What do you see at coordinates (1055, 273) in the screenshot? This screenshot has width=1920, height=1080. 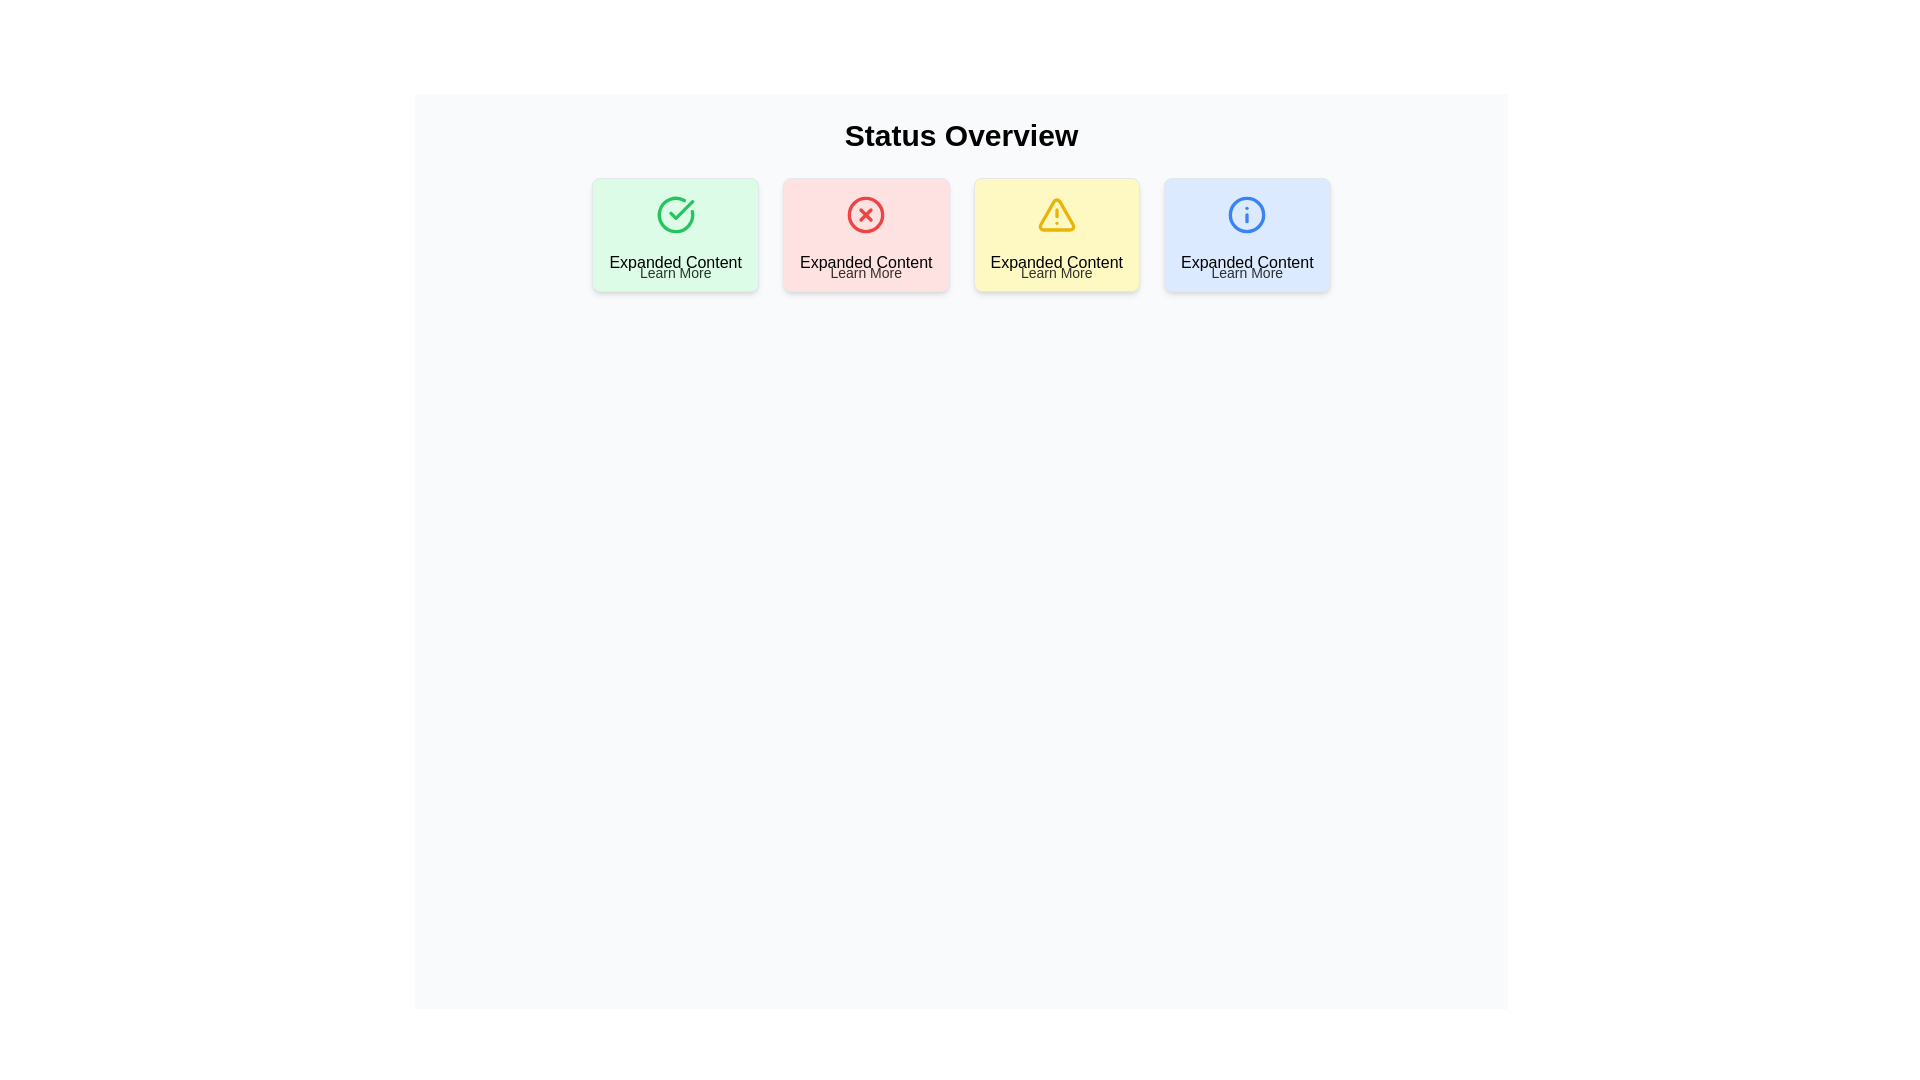 I see `the textual hyperlink reading 'Learn More'` at bounding box center [1055, 273].